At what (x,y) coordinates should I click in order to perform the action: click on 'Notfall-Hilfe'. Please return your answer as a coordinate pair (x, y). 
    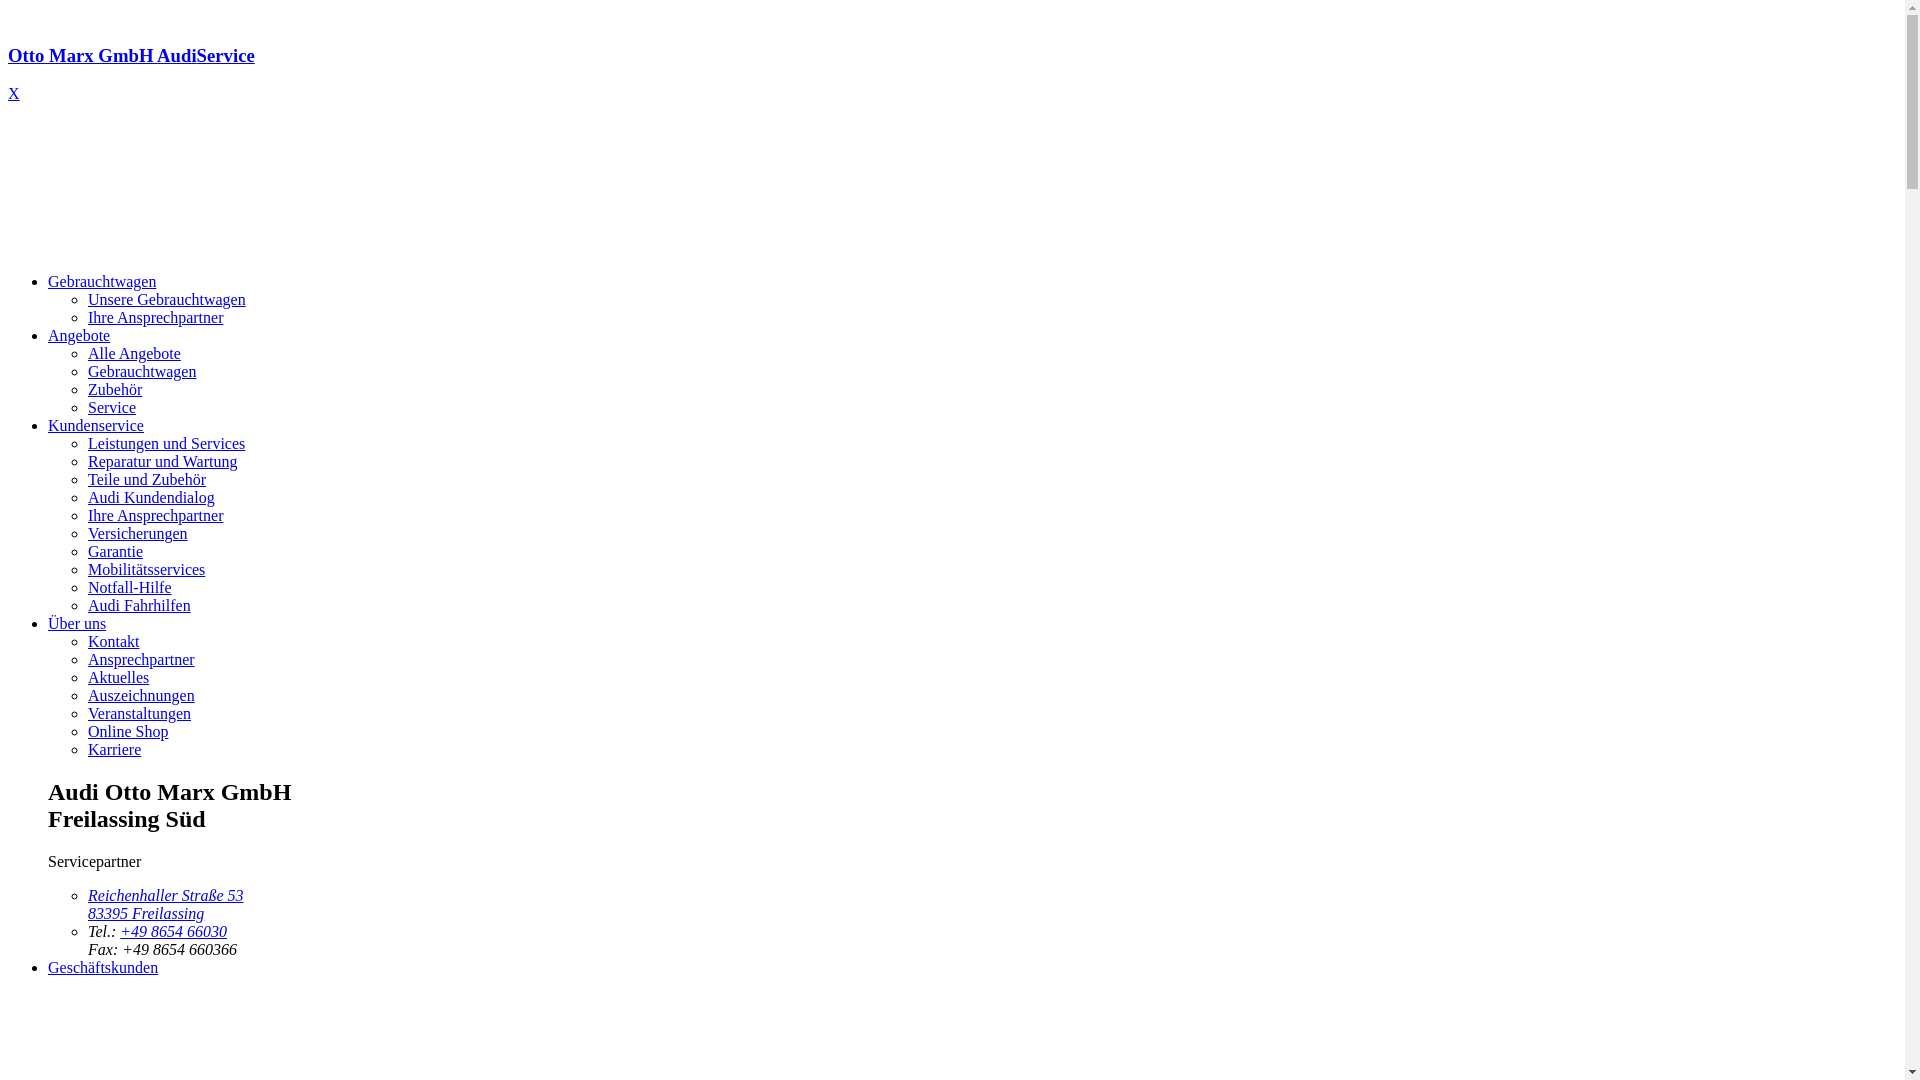
    Looking at the image, I should click on (128, 586).